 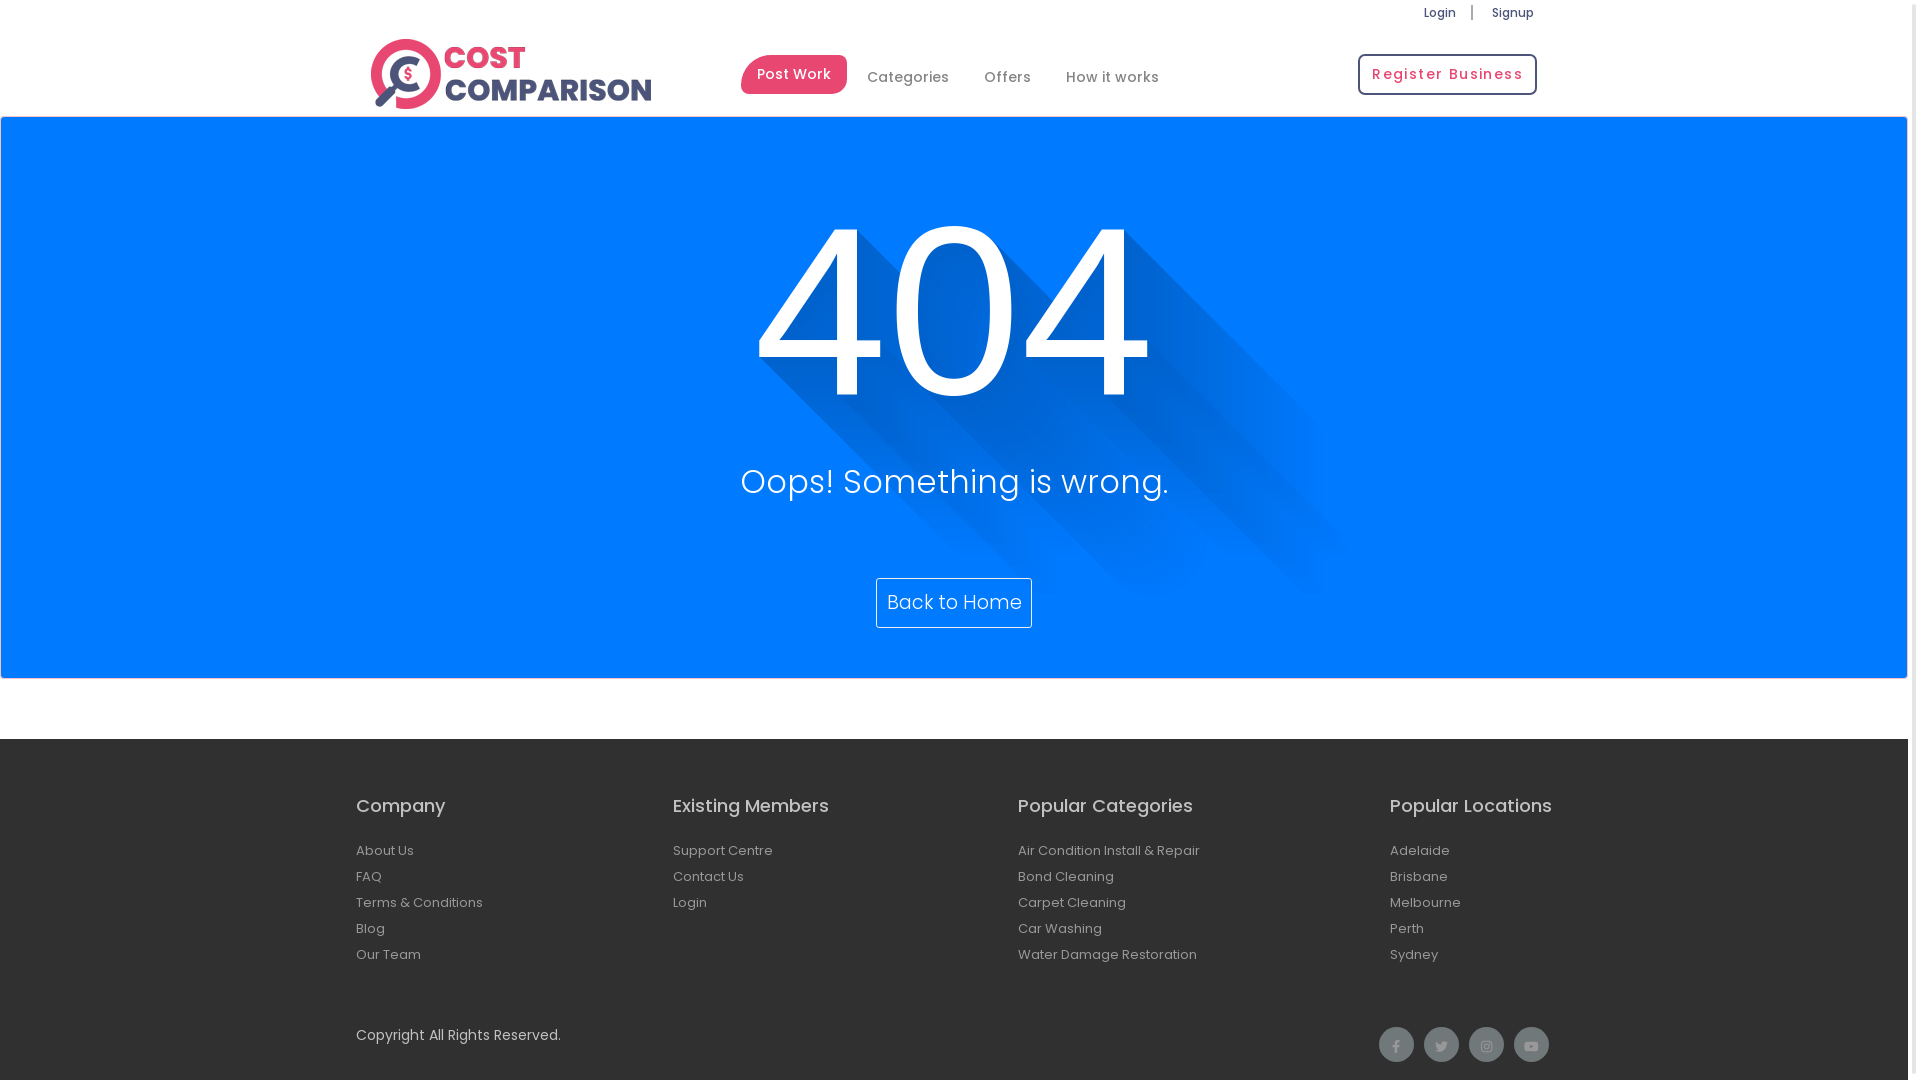 I want to click on 'Perth', so click(x=1405, y=928).